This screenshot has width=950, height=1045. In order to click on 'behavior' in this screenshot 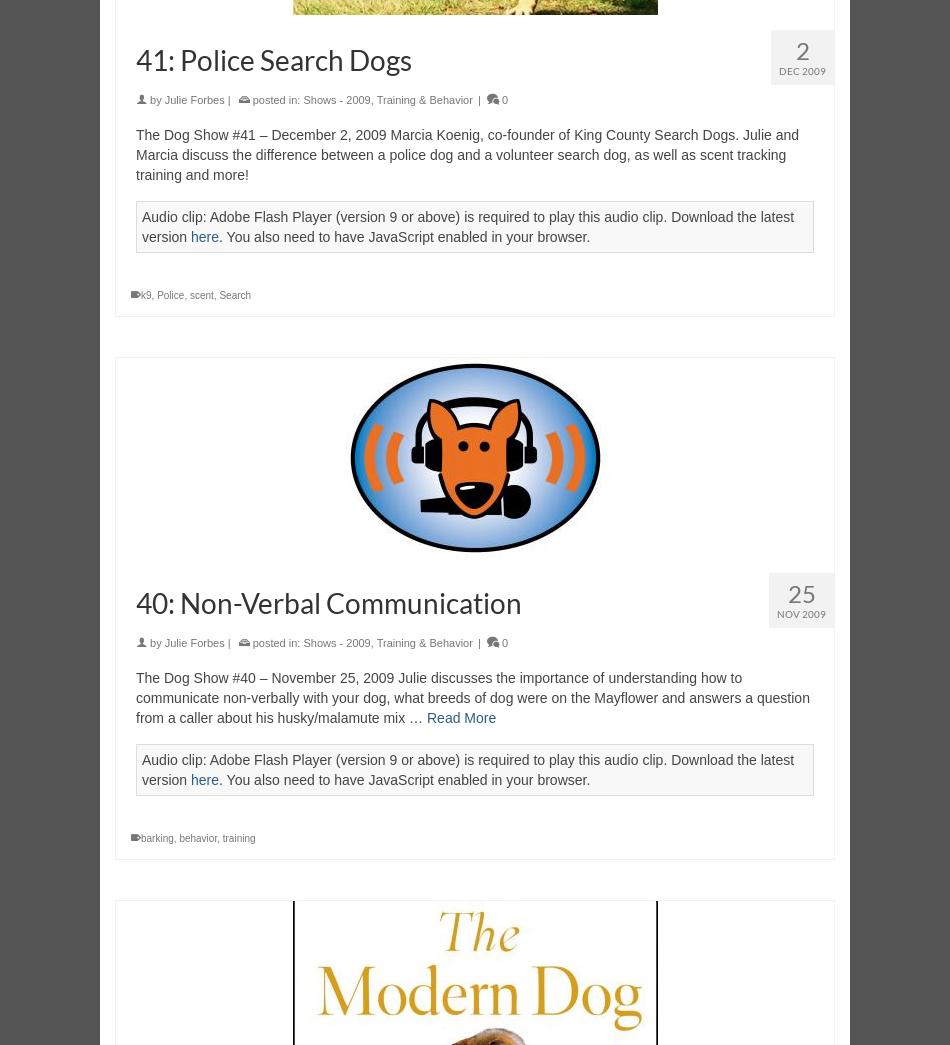, I will do `click(178, 837)`.